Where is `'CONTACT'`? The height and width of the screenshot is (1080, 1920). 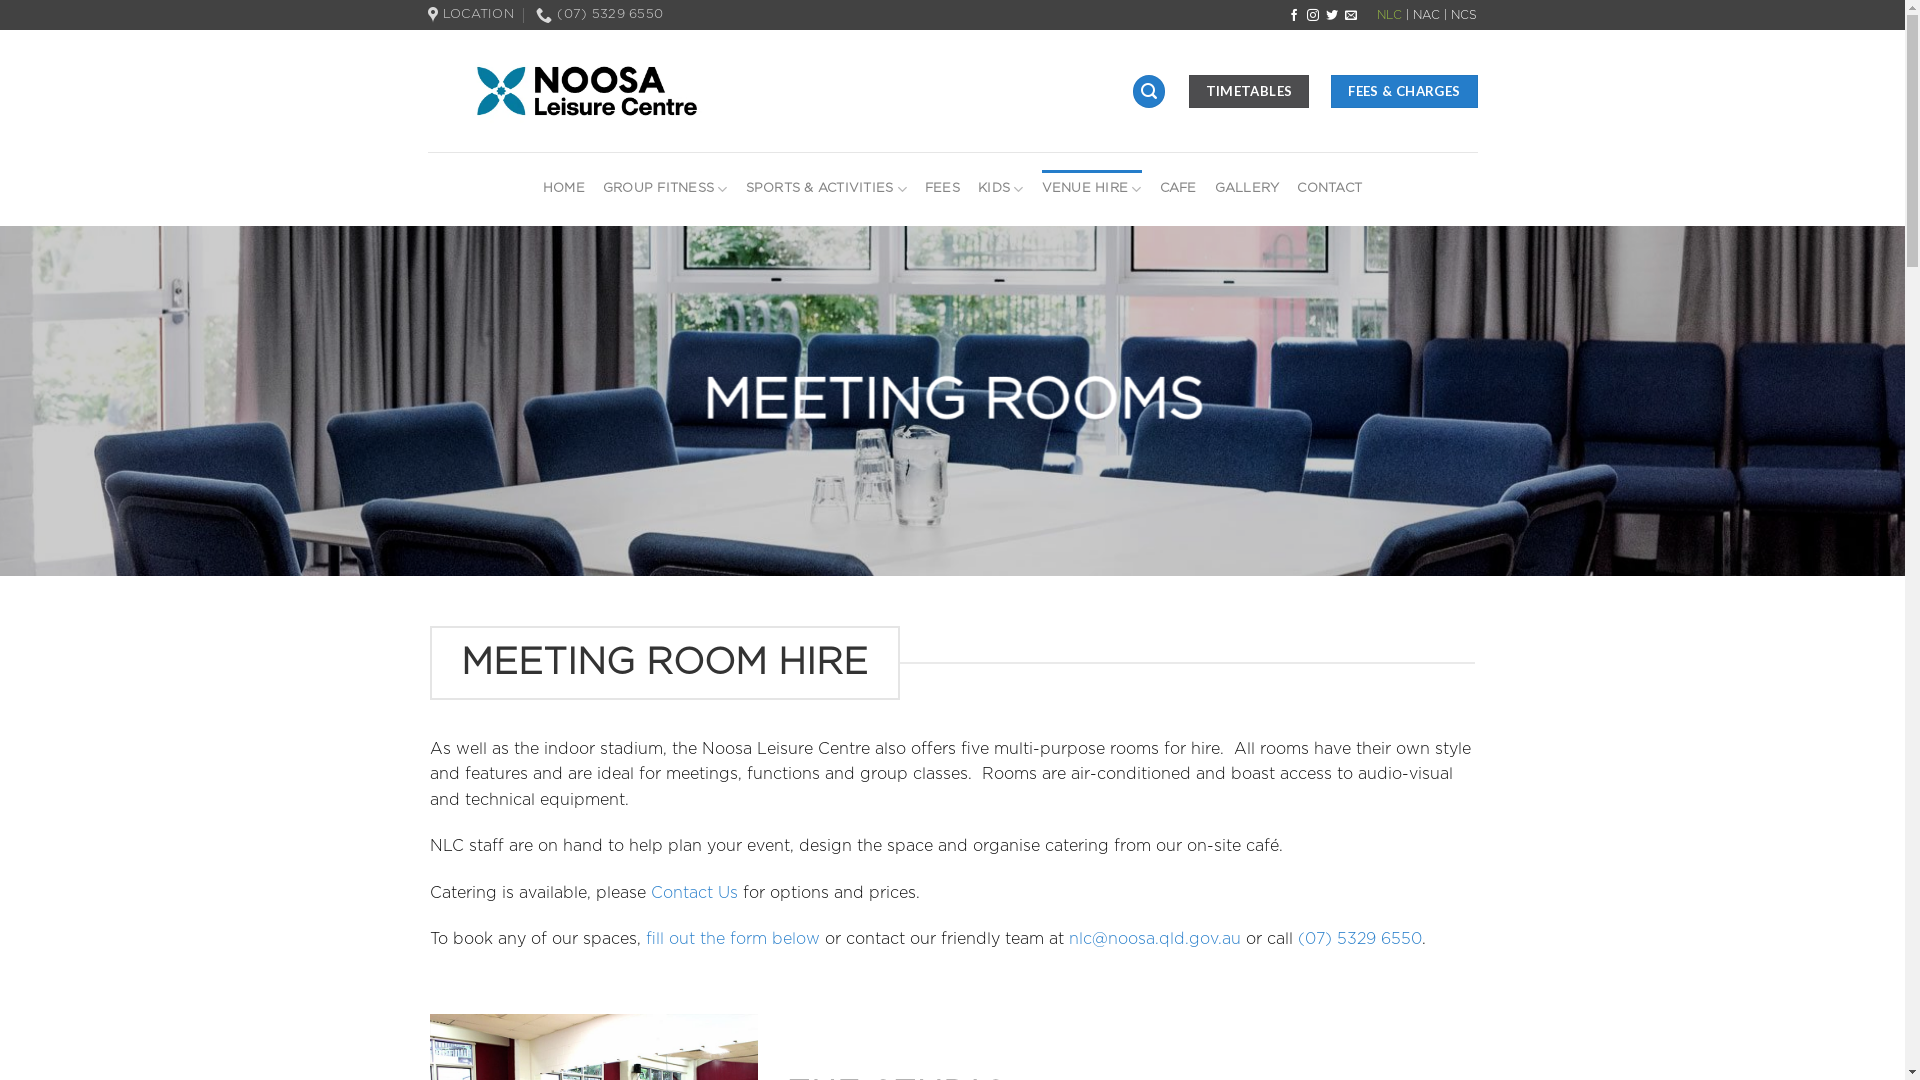
'CONTACT' is located at coordinates (1329, 189).